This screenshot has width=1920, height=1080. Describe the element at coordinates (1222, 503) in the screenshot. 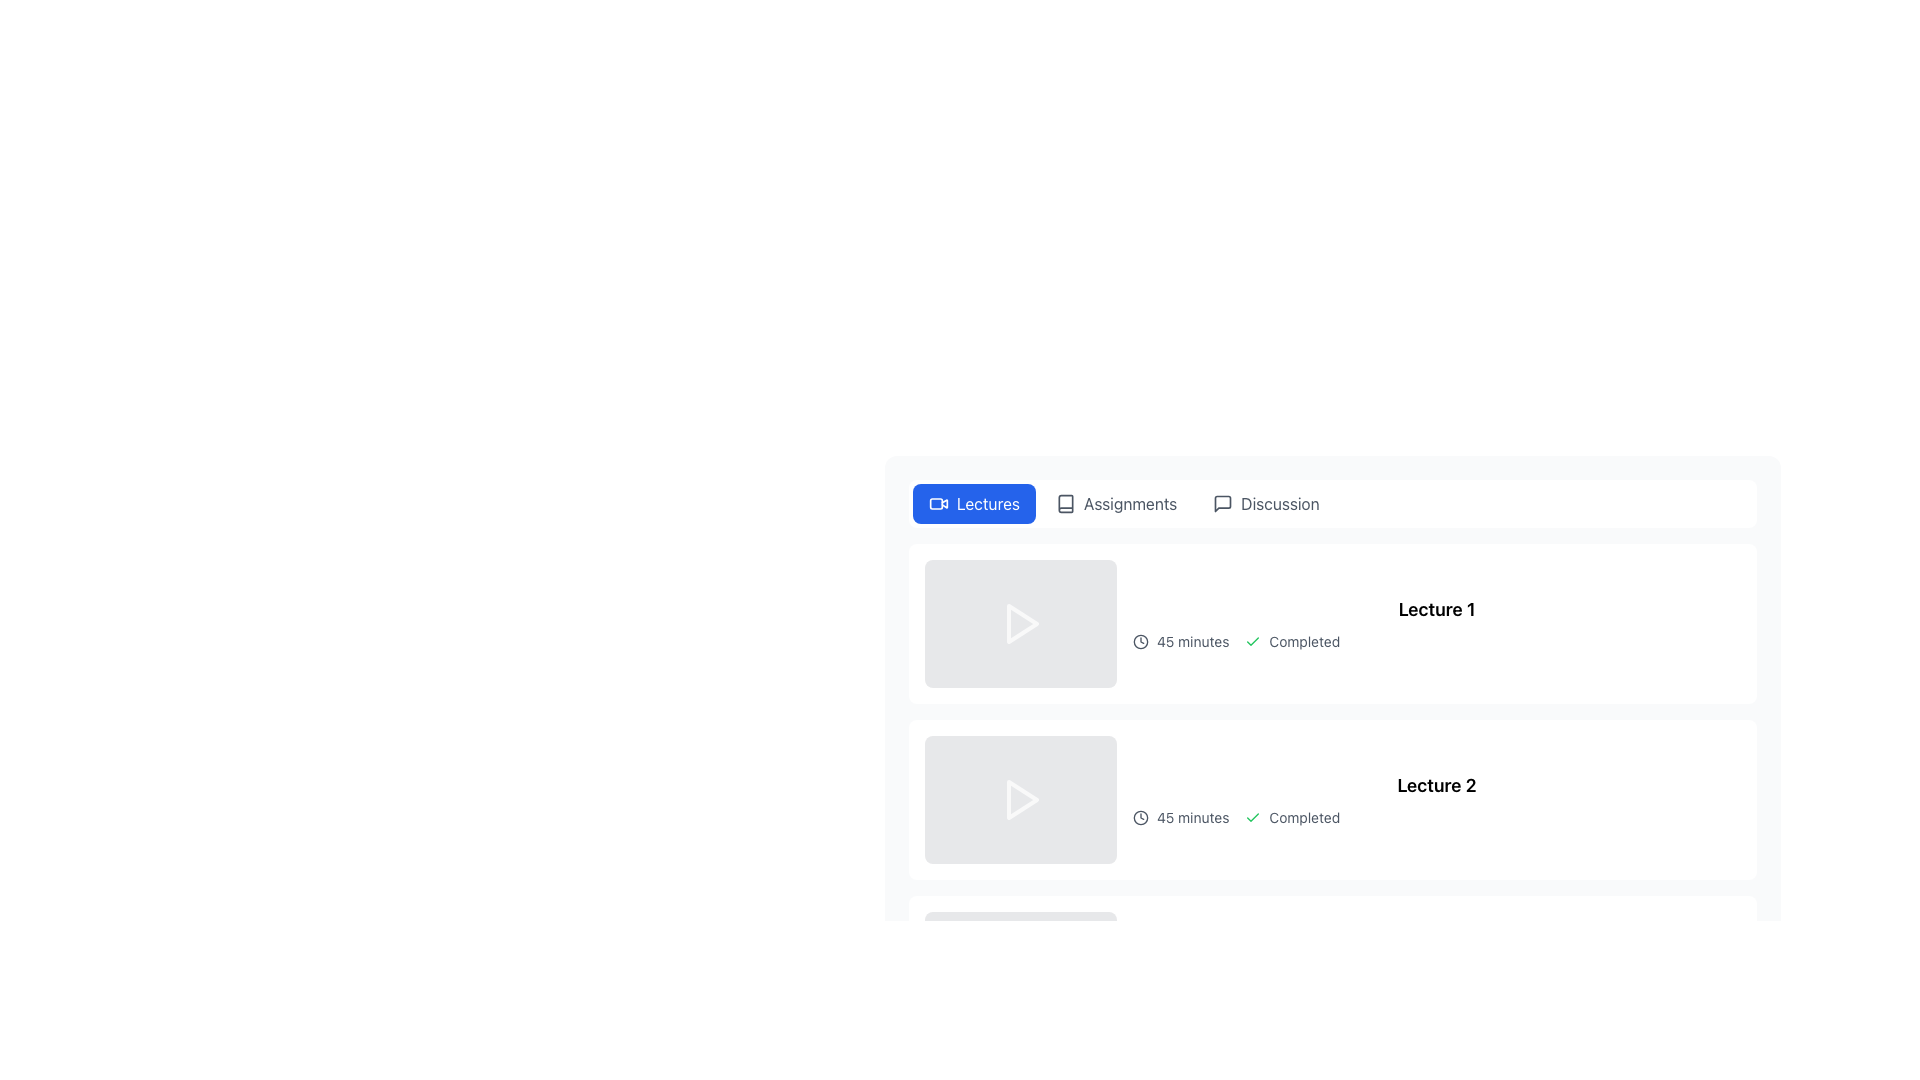

I see `the message square icon` at that location.